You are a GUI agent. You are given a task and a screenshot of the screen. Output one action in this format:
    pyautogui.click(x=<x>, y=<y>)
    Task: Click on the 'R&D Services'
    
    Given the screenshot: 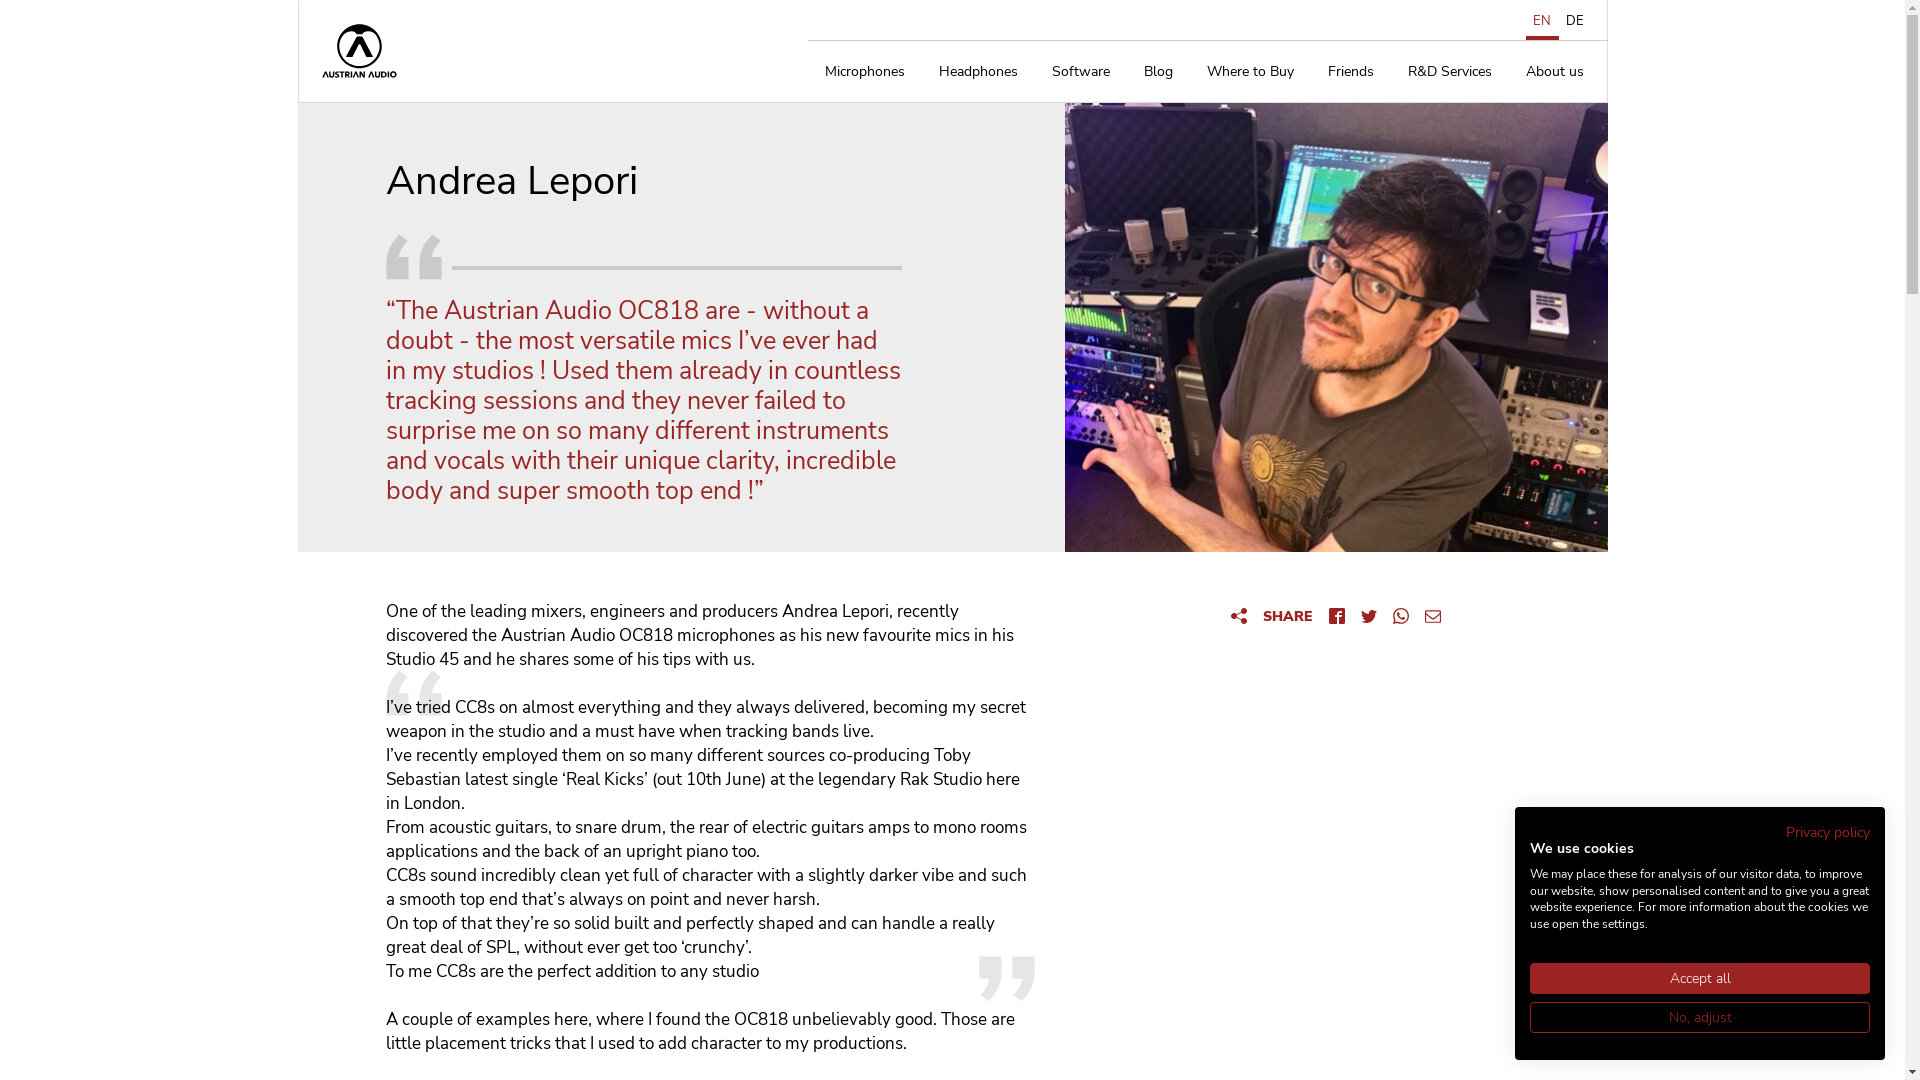 What is the action you would take?
    pyautogui.click(x=1389, y=71)
    